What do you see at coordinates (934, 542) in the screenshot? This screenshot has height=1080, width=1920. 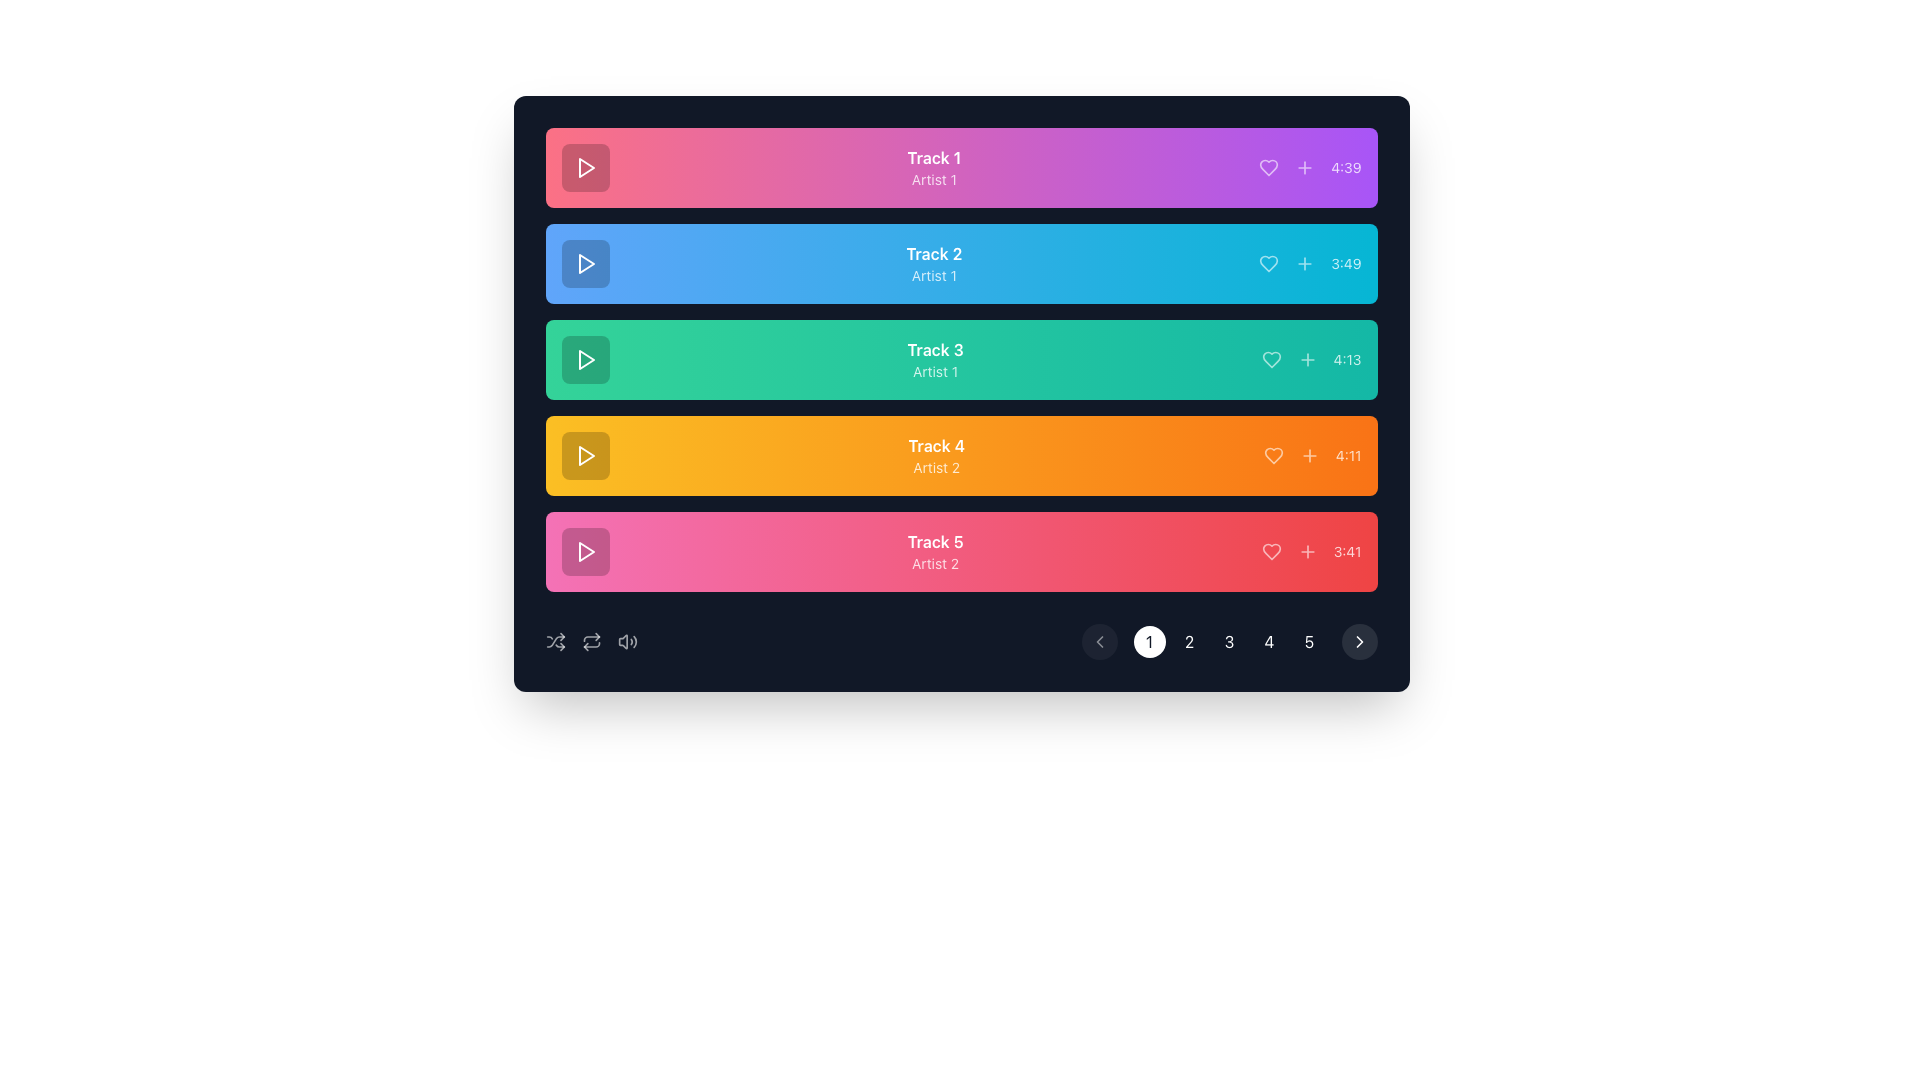 I see `the text label indicating the title of the fifth track in the list, which is located above the artist information 'Artist 2'` at bounding box center [934, 542].